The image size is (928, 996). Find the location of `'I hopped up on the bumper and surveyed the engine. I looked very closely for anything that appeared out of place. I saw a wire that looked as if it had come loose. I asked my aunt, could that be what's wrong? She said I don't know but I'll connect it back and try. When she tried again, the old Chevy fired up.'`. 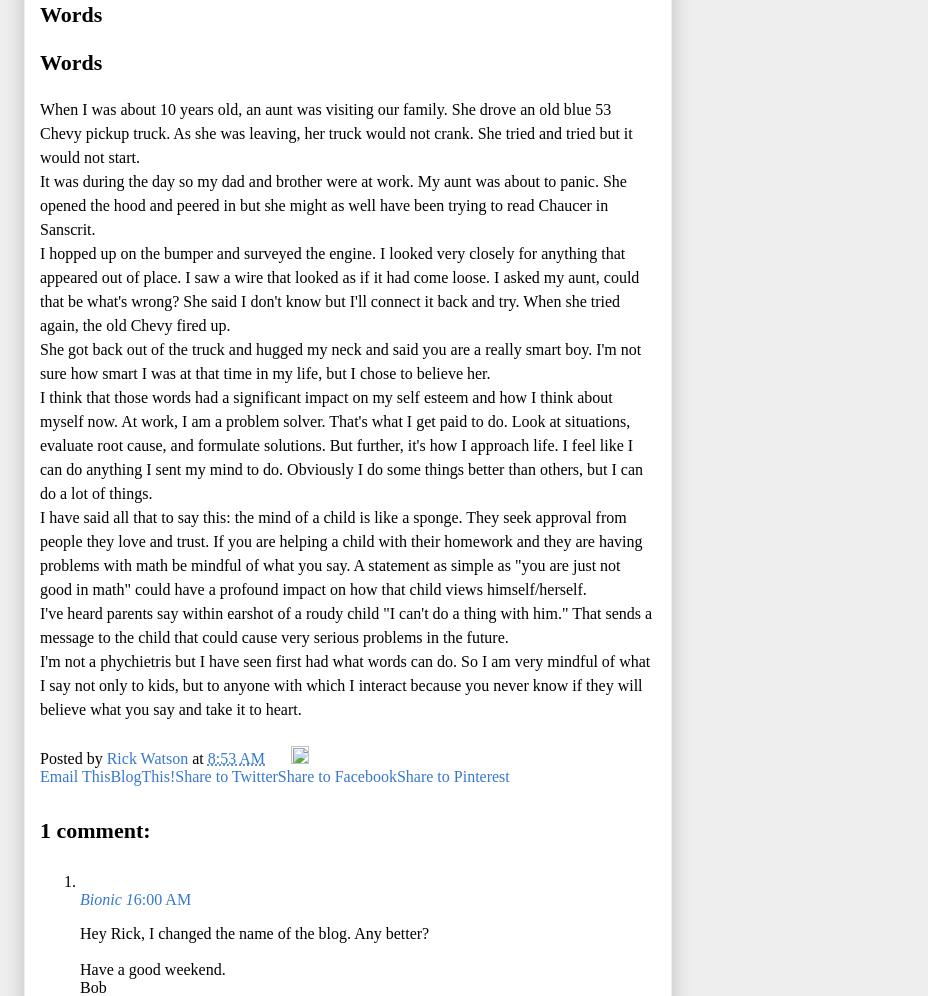

'I hopped up on the bumper and surveyed the engine. I looked very closely for anything that appeared out of place. I saw a wire that looked as if it had come loose. I asked my aunt, could that be what's wrong? She said I don't know but I'll connect it back and try. When she tried again, the old Chevy fired up.' is located at coordinates (38, 288).